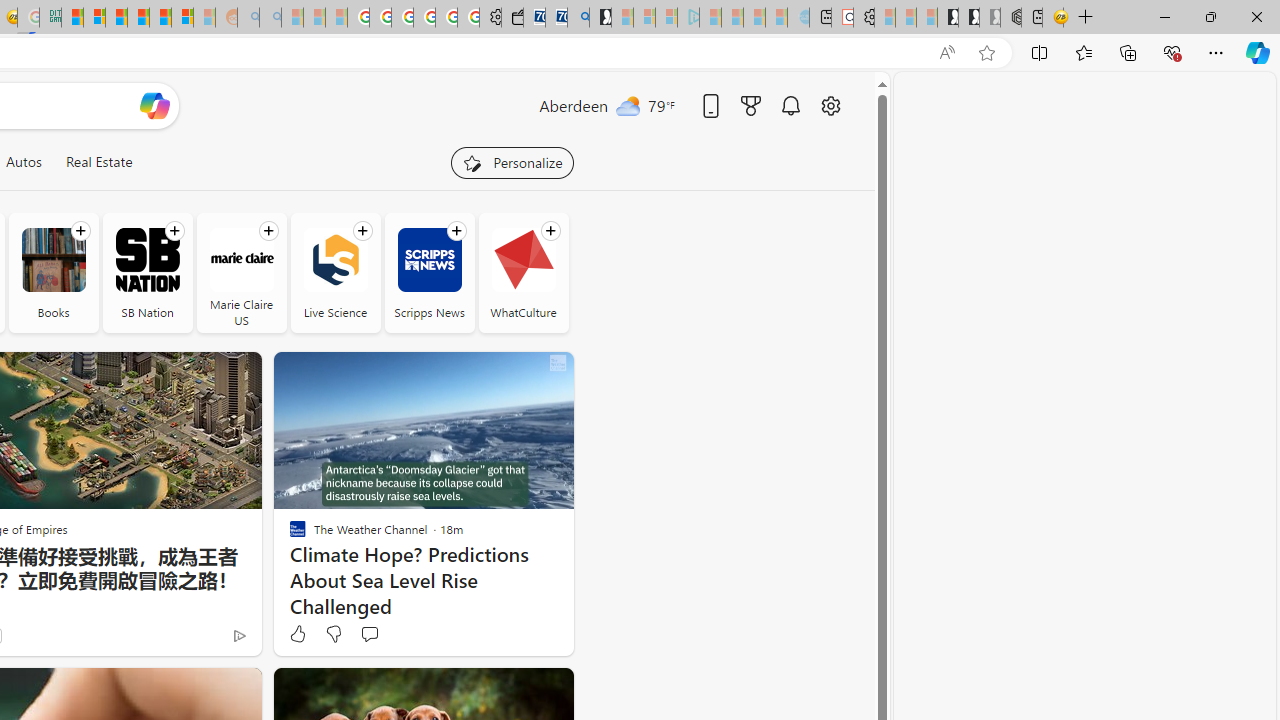 Image resolution: width=1280 pixels, height=720 pixels. I want to click on 'Live Science', so click(336, 272).